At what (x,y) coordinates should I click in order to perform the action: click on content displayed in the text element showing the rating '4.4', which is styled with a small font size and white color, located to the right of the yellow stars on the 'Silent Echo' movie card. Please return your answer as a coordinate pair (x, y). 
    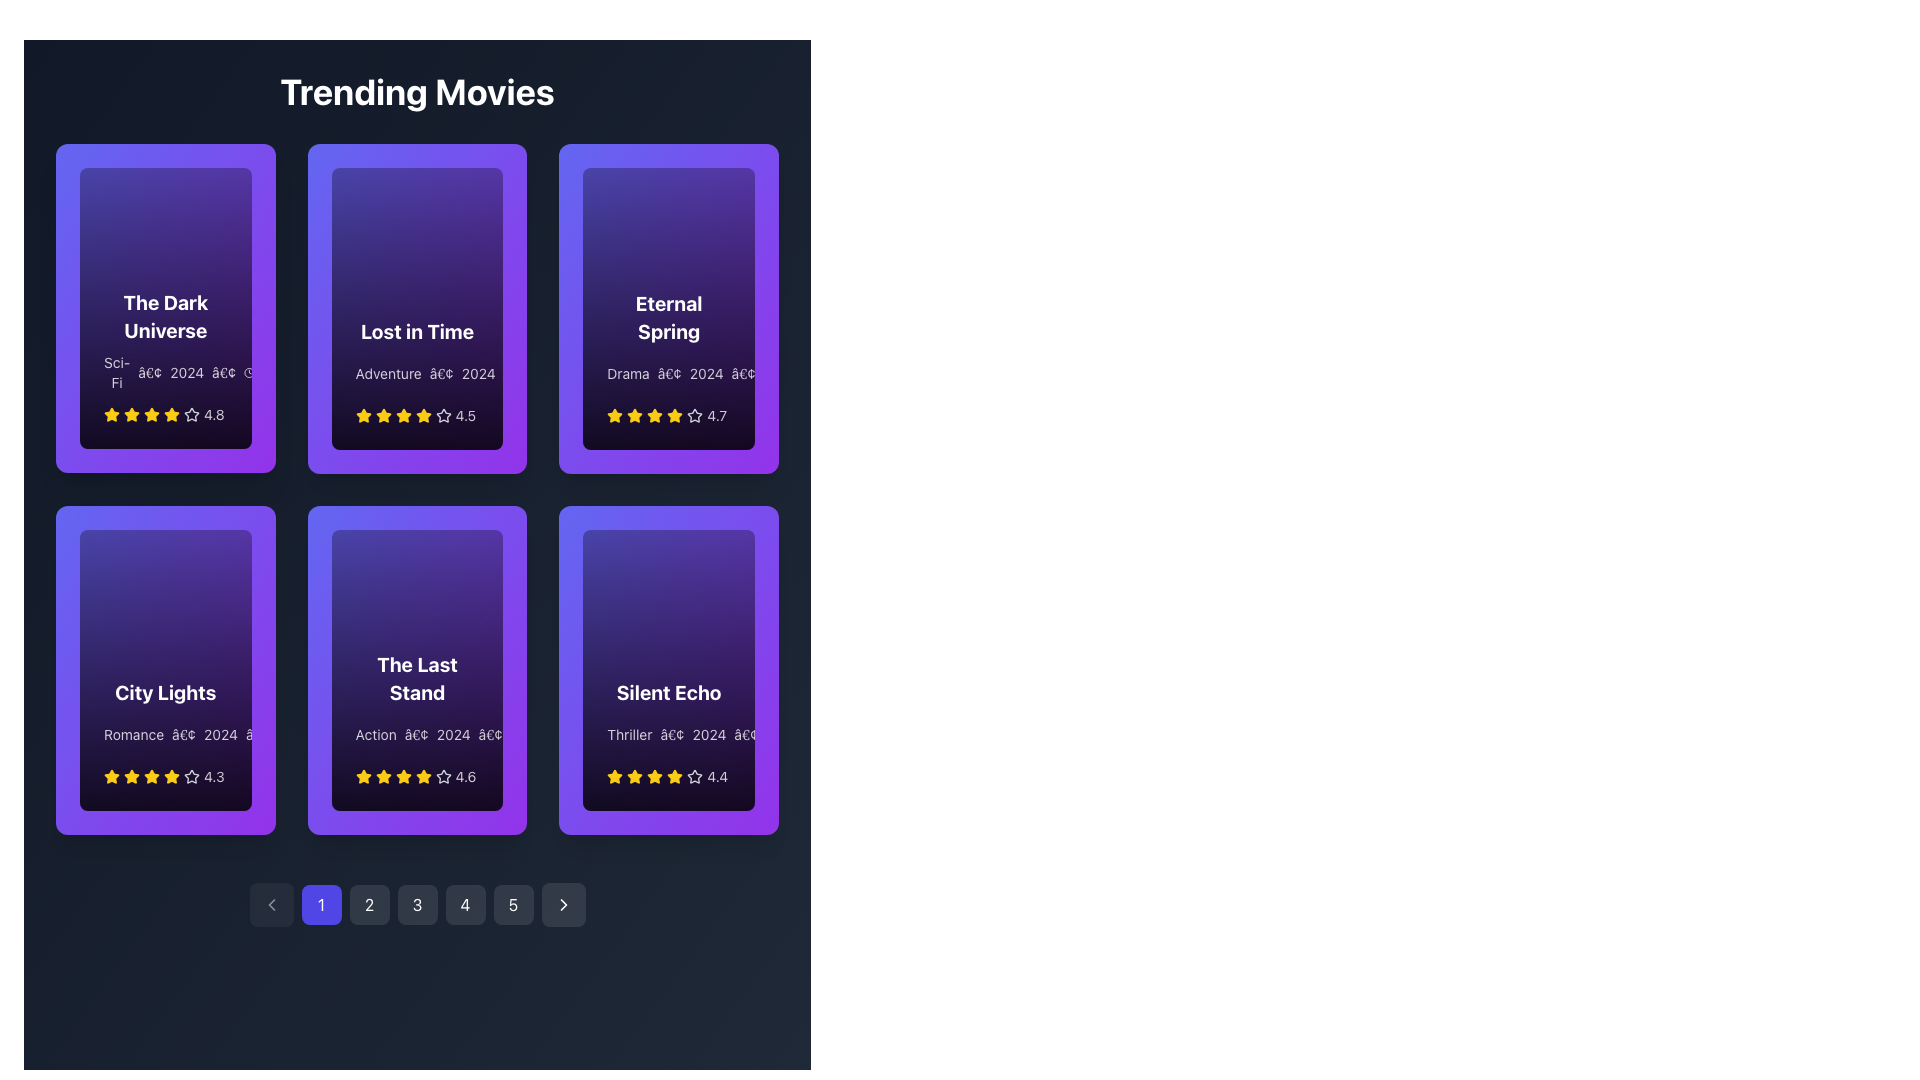
    Looking at the image, I should click on (717, 775).